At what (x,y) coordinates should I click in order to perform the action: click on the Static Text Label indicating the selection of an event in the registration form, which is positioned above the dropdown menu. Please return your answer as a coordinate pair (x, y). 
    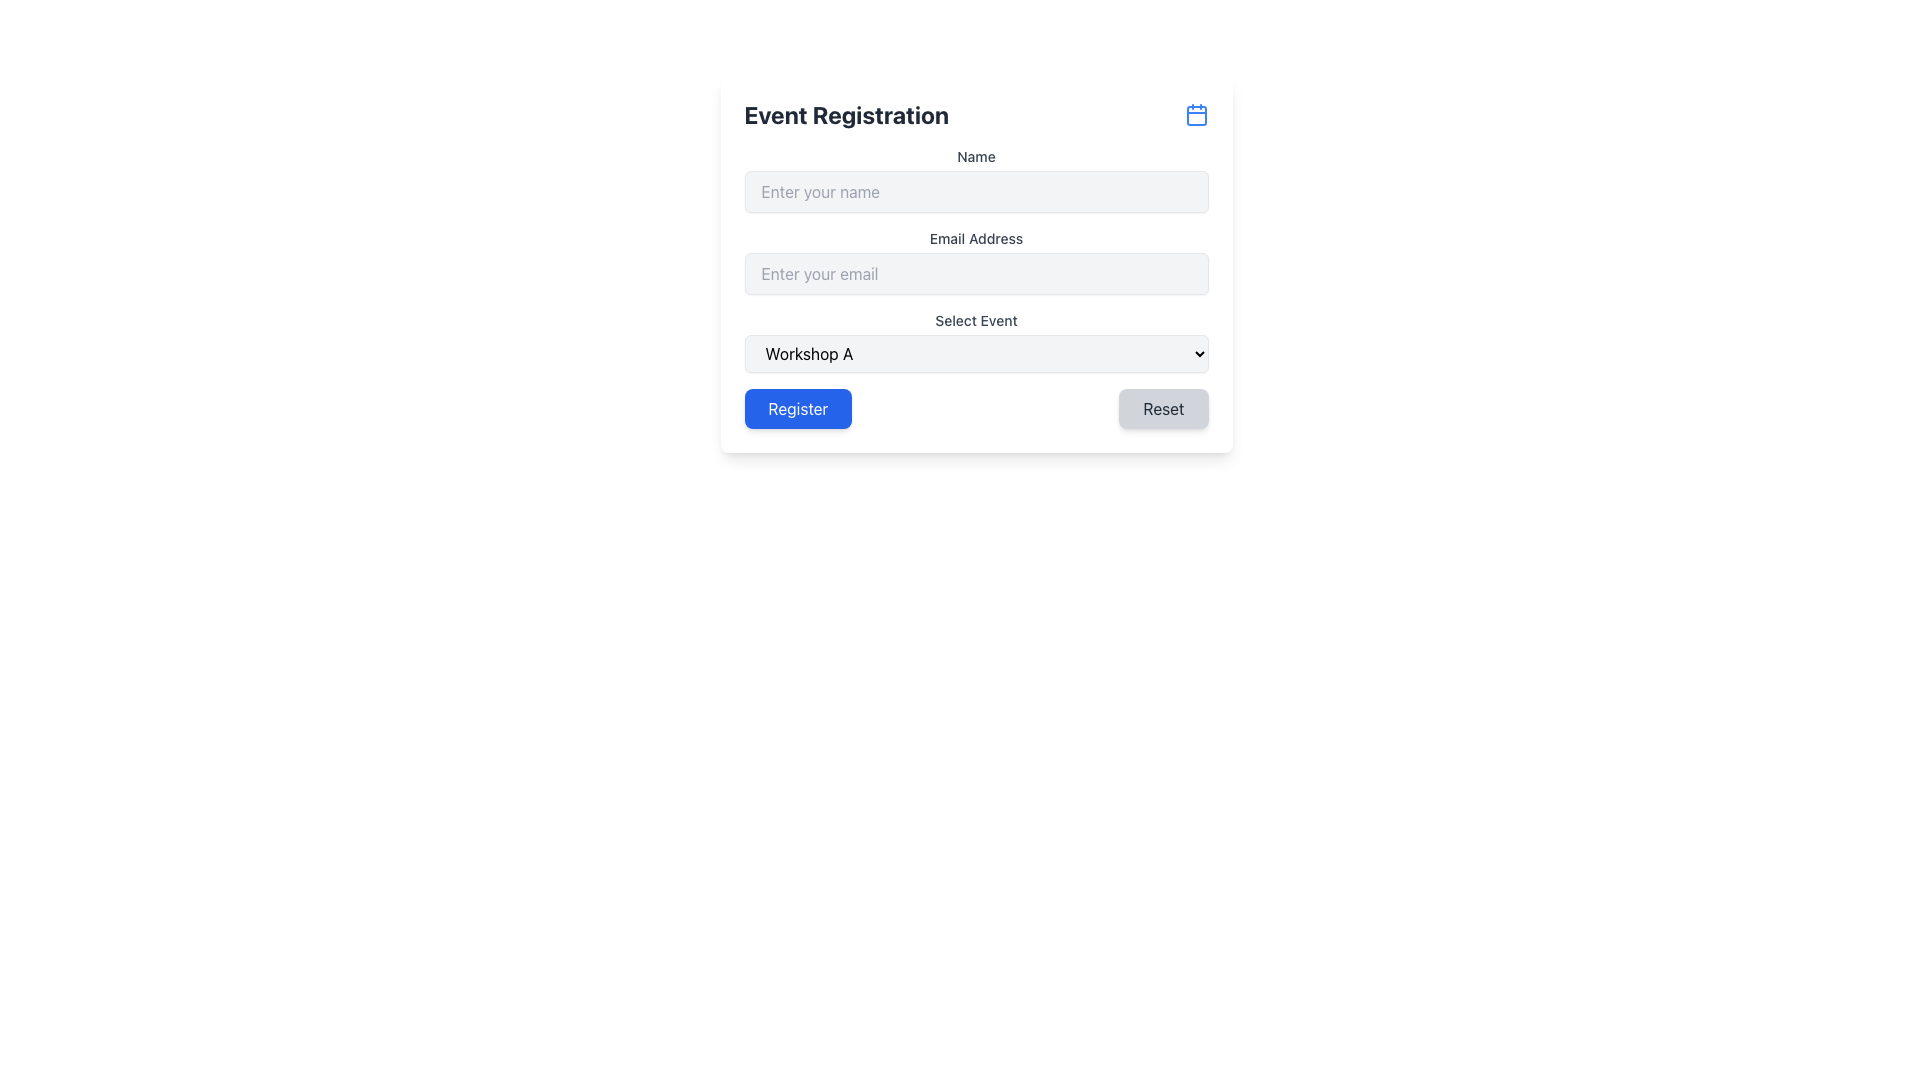
    Looking at the image, I should click on (976, 319).